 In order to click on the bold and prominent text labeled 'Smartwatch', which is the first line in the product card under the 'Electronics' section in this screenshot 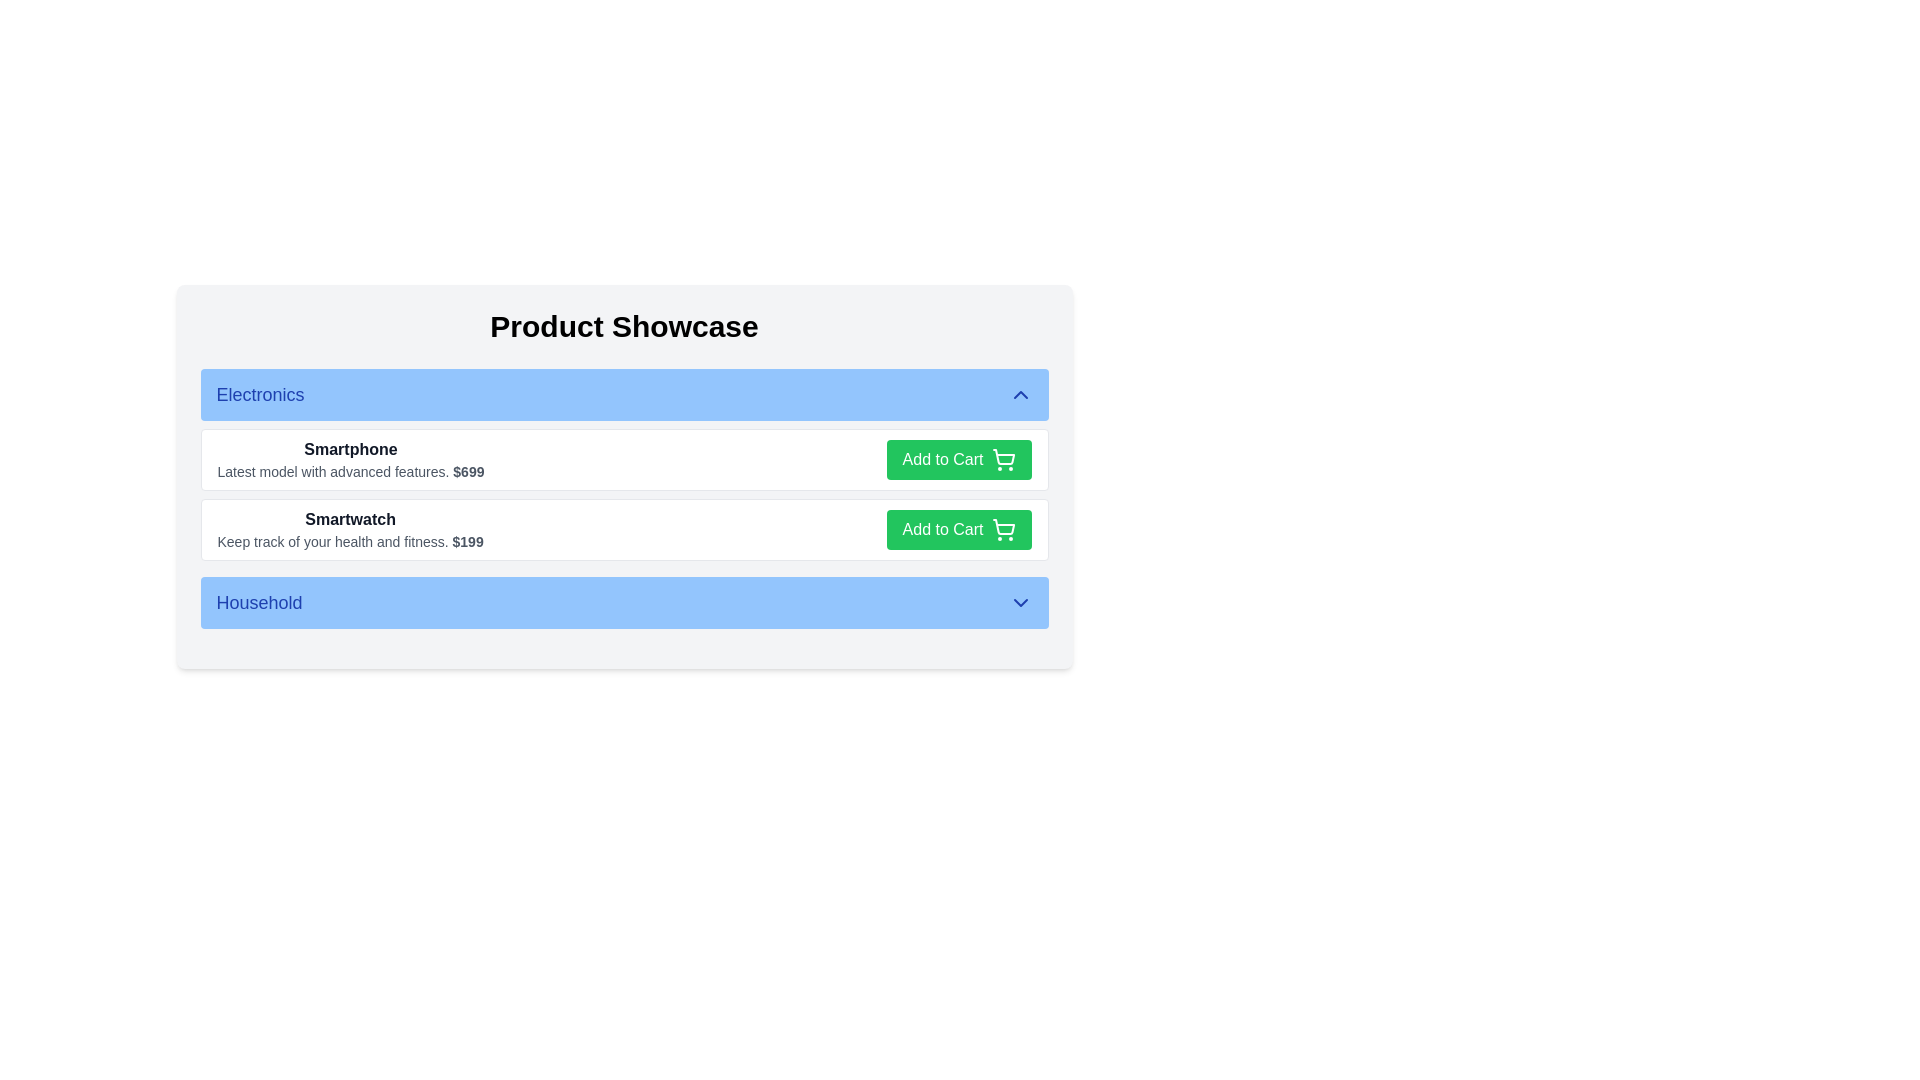, I will do `click(350, 519)`.